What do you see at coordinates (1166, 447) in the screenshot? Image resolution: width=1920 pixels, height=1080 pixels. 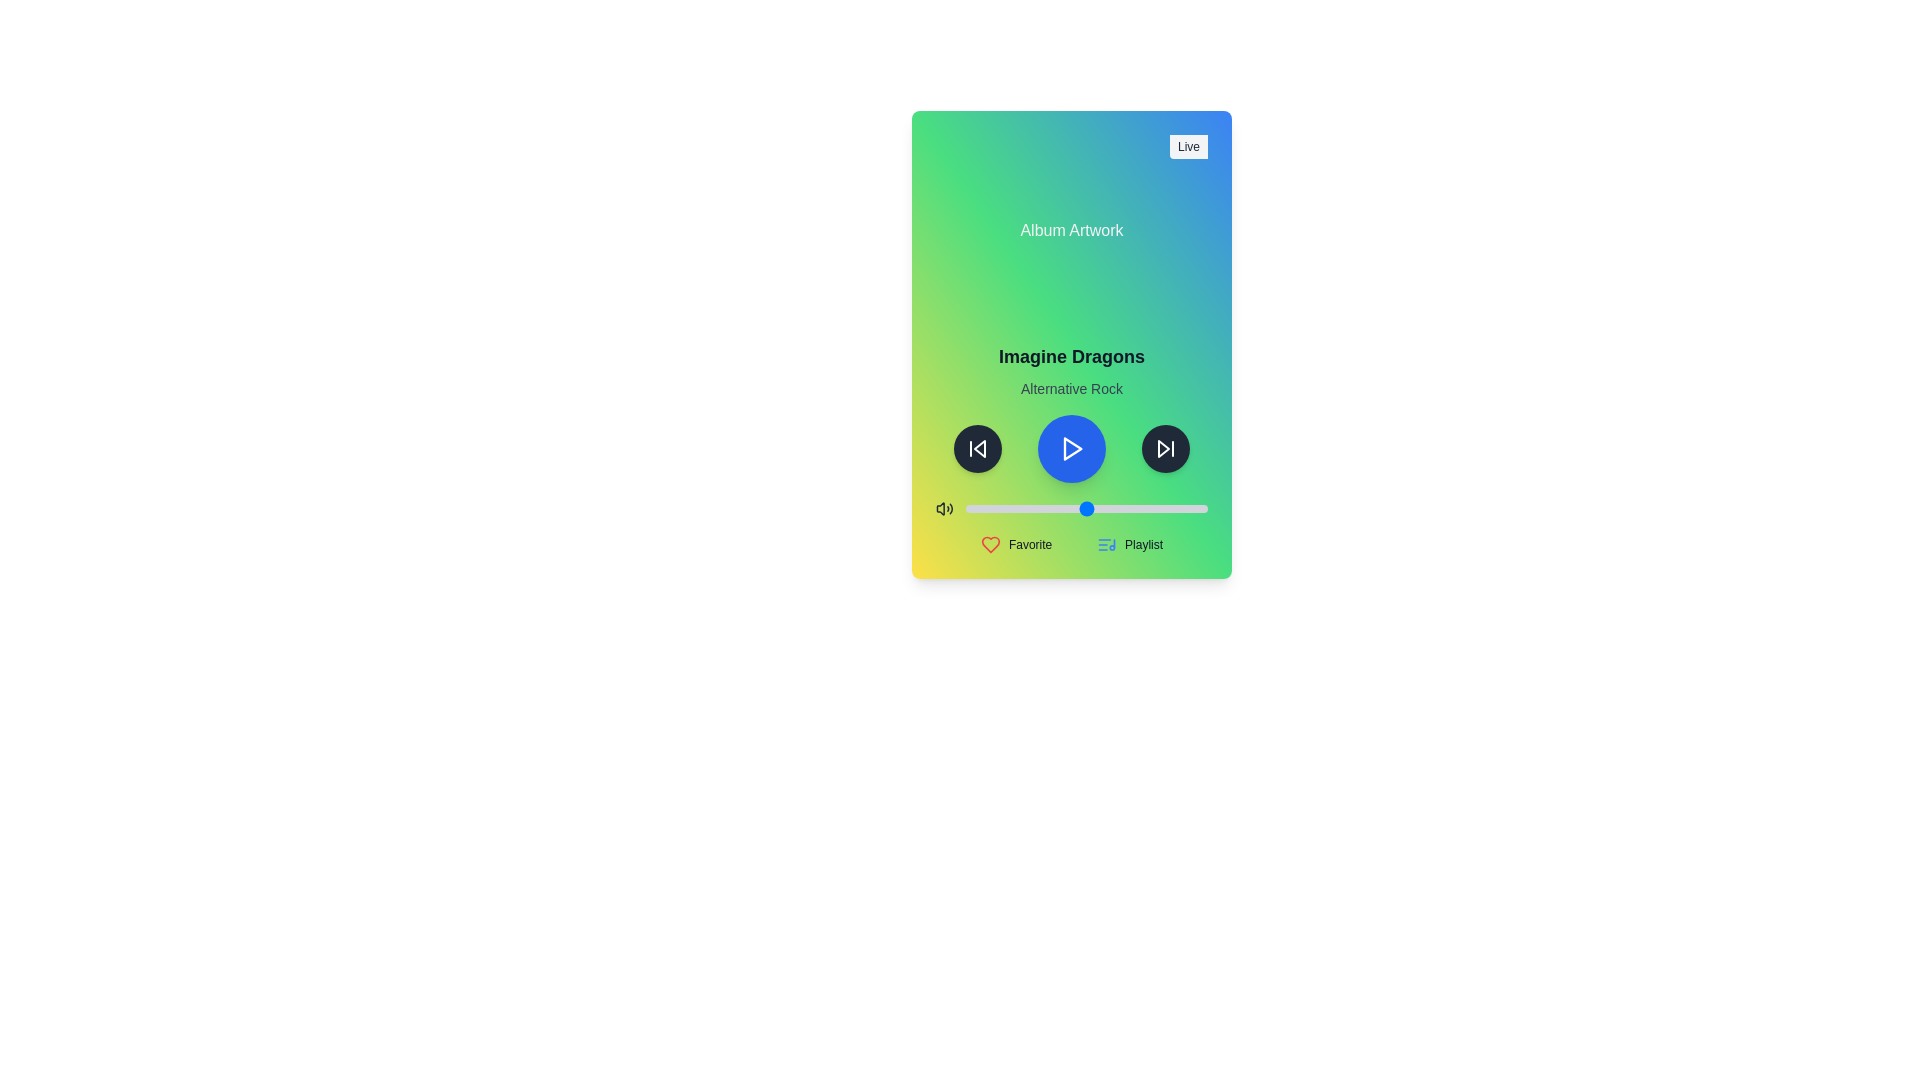 I see `the 'skip forward' button in the media player interface to skip to the next track` at bounding box center [1166, 447].